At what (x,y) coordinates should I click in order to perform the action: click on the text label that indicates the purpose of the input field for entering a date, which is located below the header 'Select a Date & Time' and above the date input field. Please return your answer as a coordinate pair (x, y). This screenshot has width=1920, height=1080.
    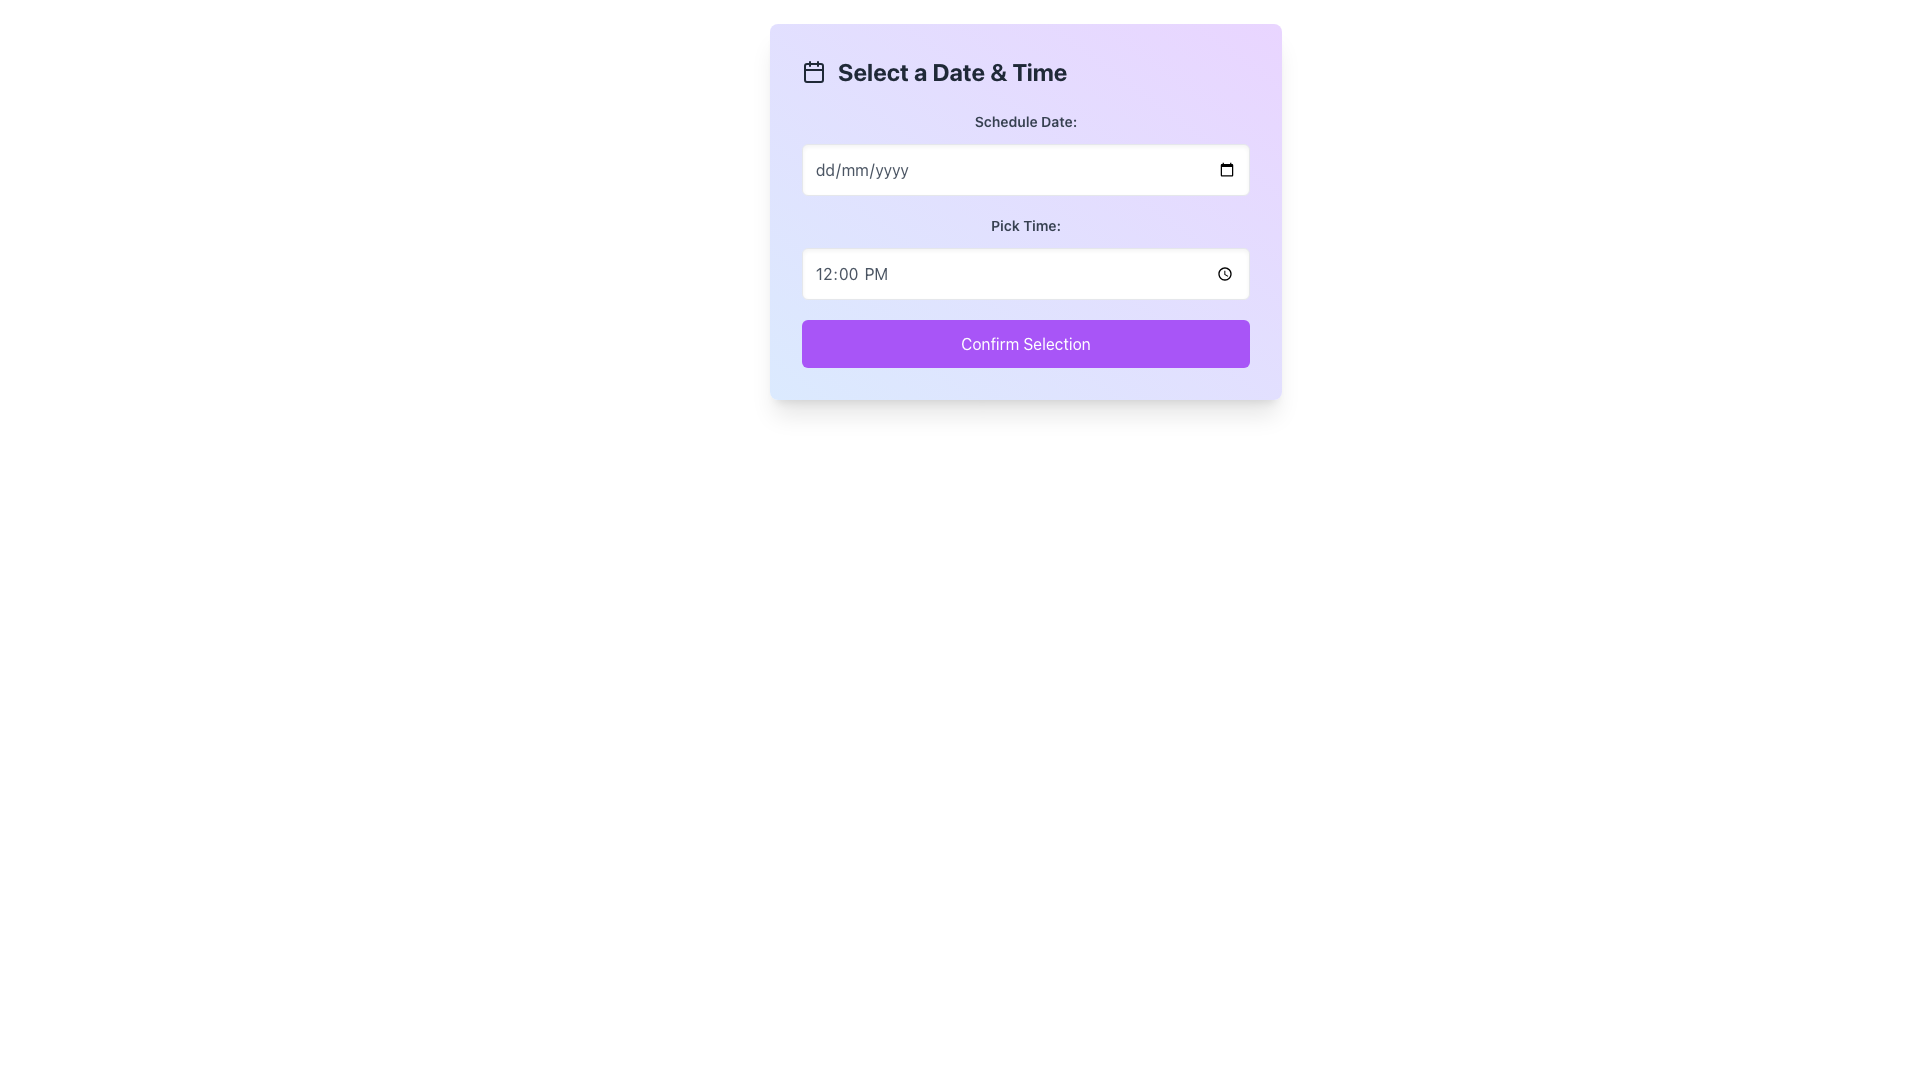
    Looking at the image, I should click on (1026, 122).